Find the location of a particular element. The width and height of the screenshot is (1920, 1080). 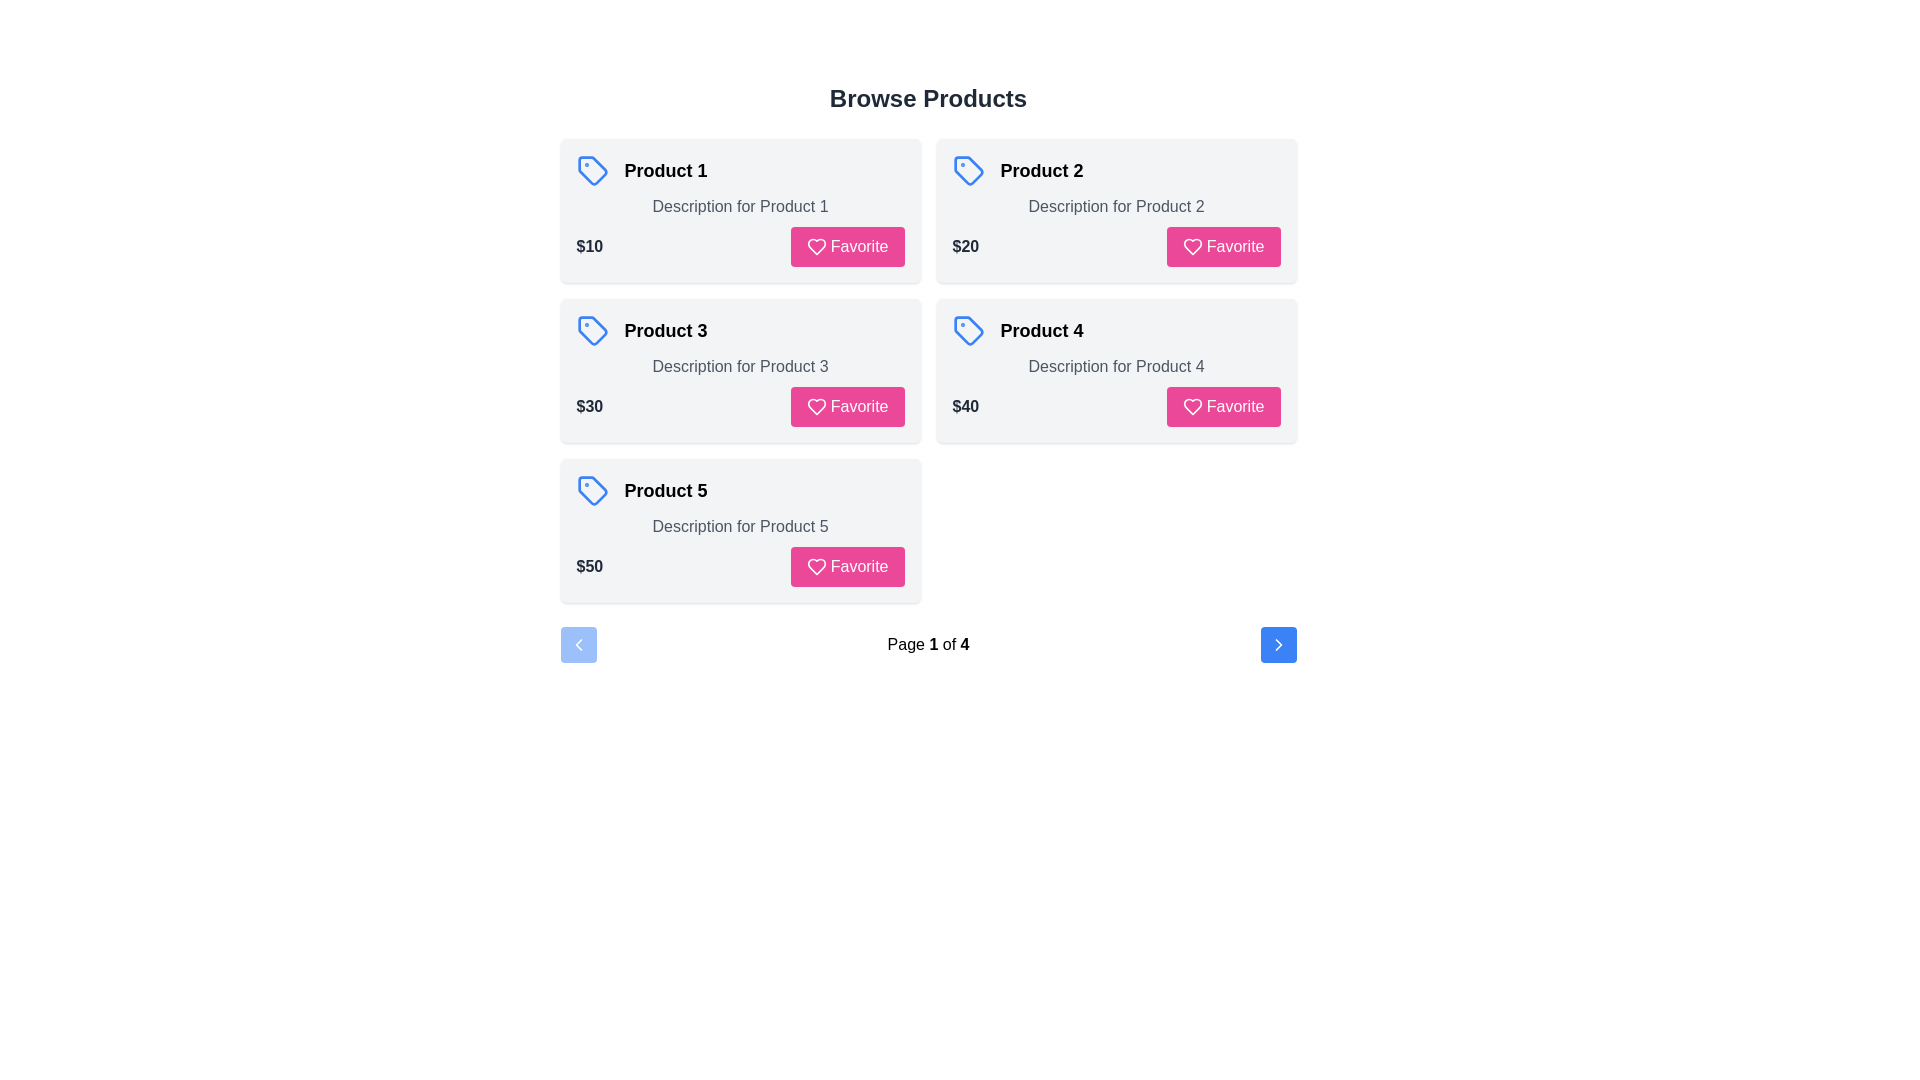

the text label displaying '$30' in bold dark gray font located in the bottom-left corner of the third card under 'Product 3' is located at coordinates (588, 406).